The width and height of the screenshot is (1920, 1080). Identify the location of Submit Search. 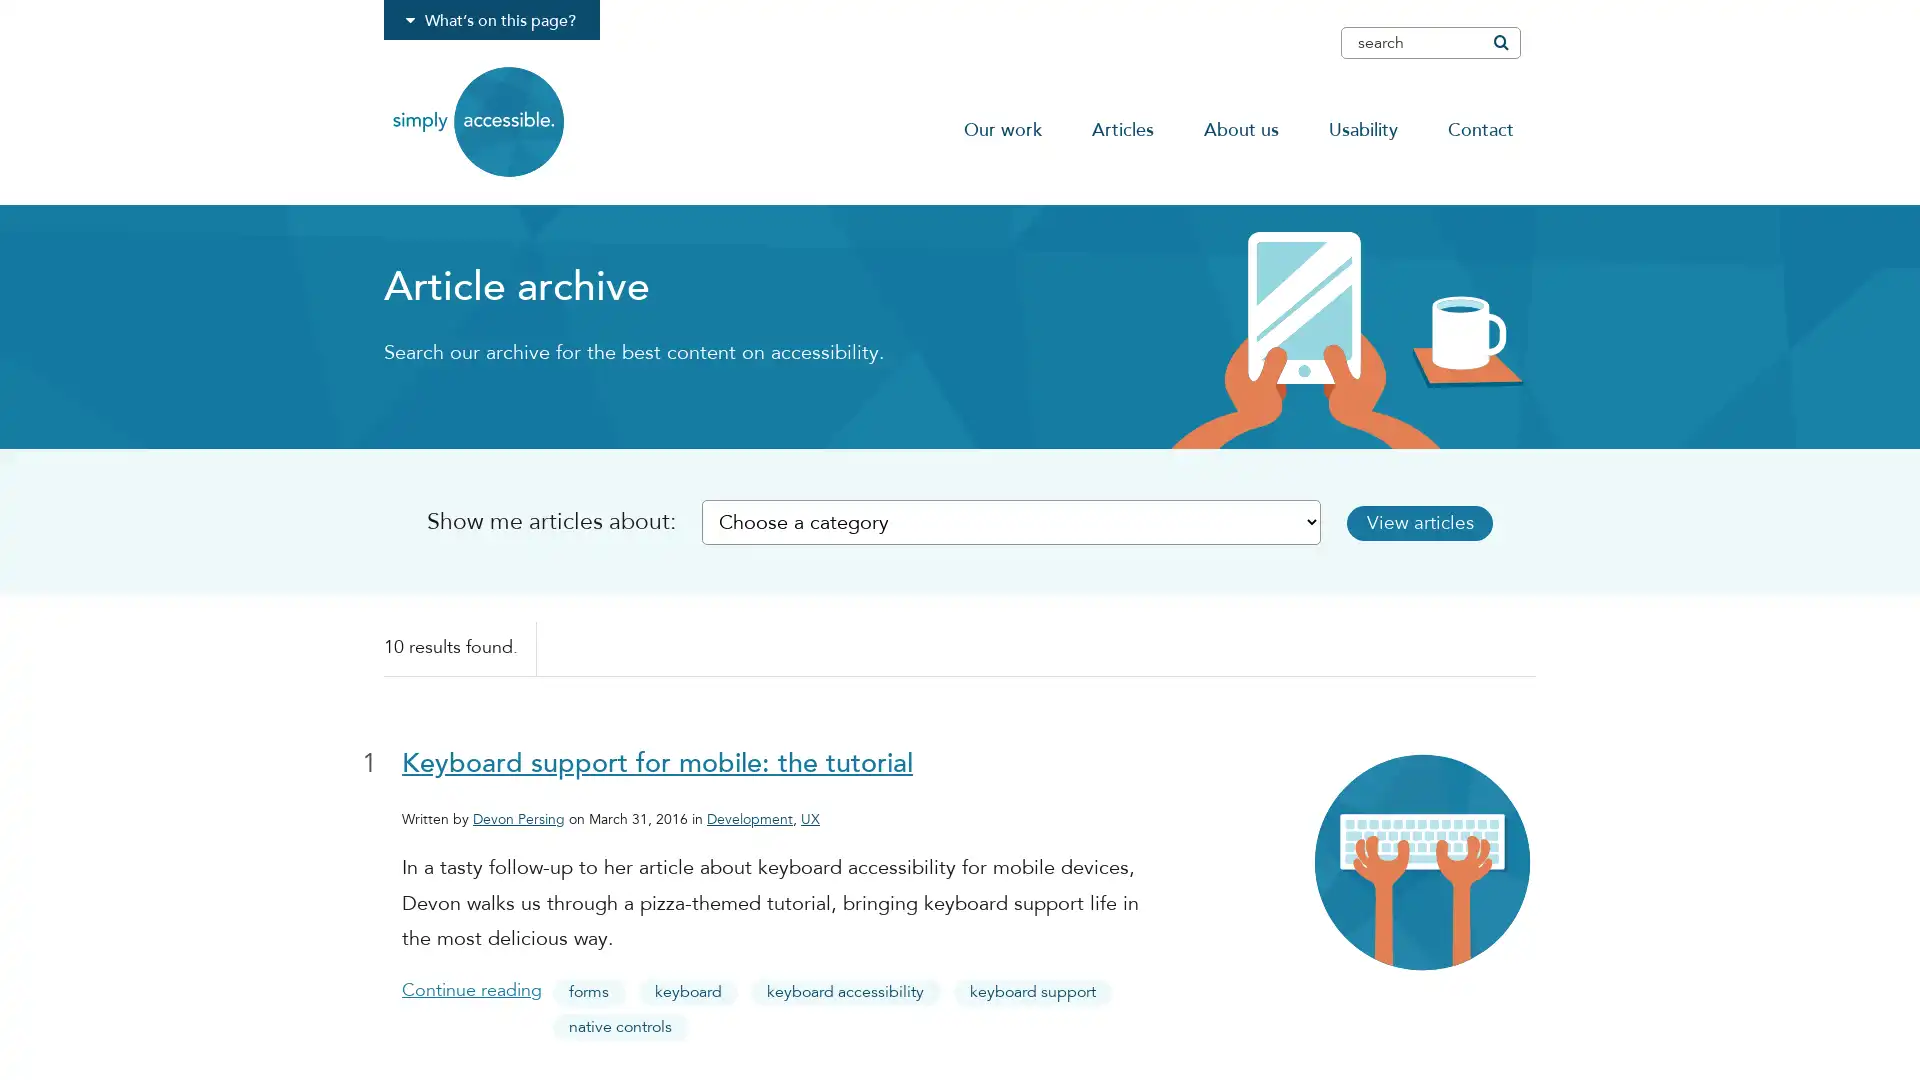
(1499, 42).